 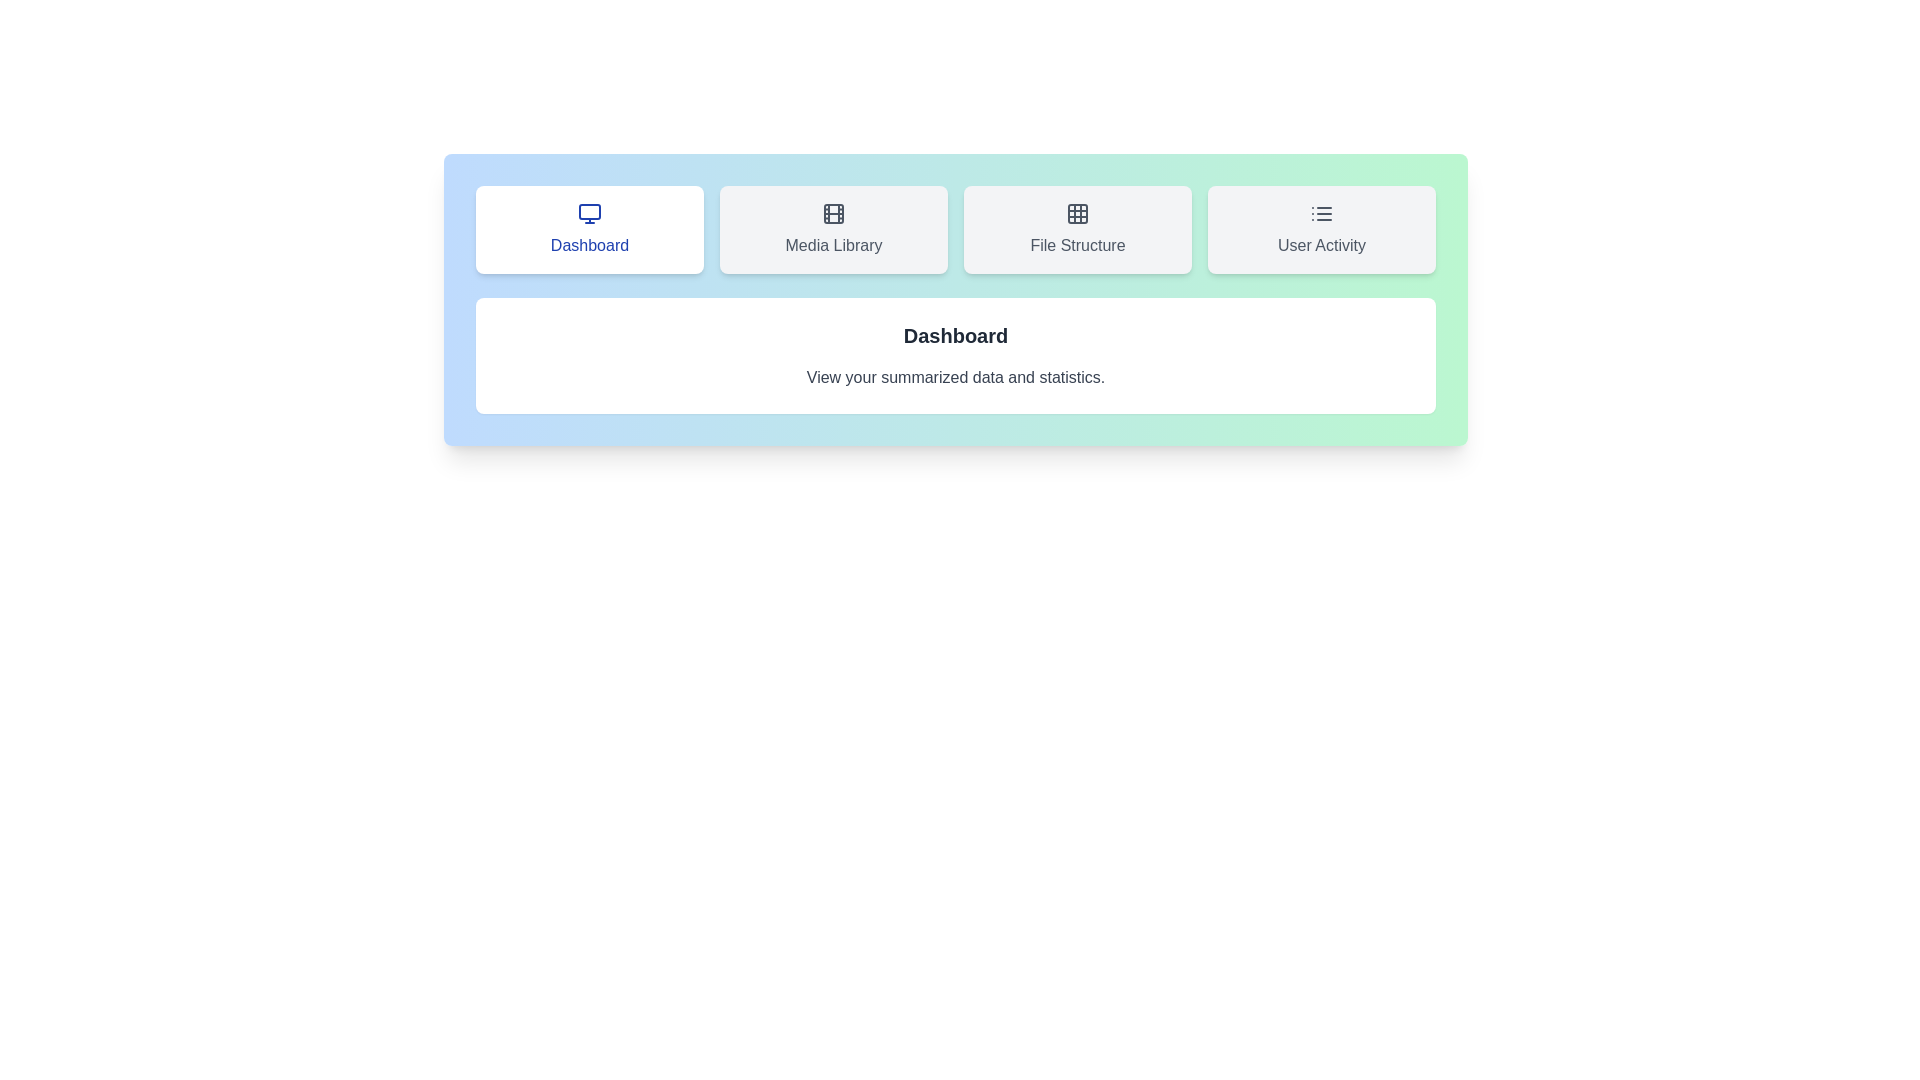 I want to click on the 'Dashboard' tab, so click(x=589, y=229).